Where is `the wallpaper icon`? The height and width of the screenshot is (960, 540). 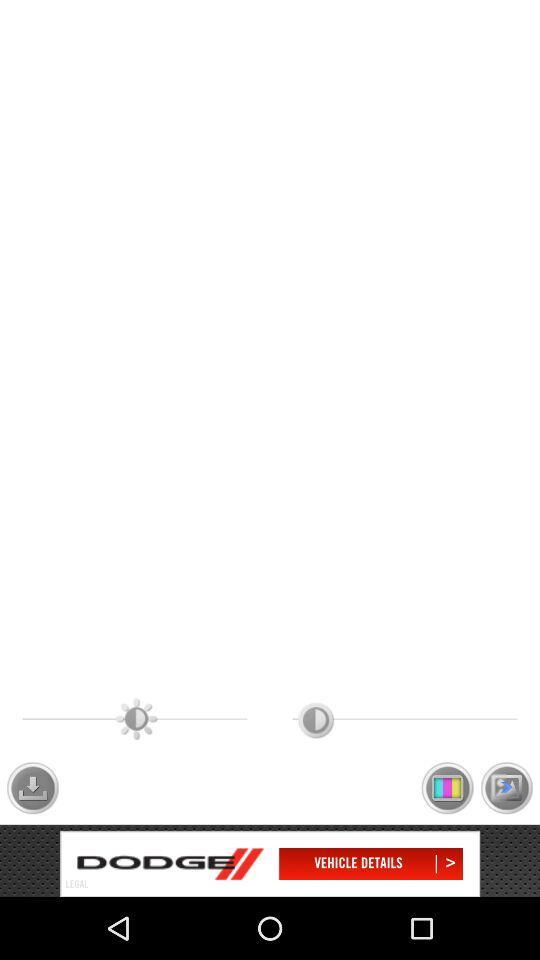
the wallpaper icon is located at coordinates (507, 842).